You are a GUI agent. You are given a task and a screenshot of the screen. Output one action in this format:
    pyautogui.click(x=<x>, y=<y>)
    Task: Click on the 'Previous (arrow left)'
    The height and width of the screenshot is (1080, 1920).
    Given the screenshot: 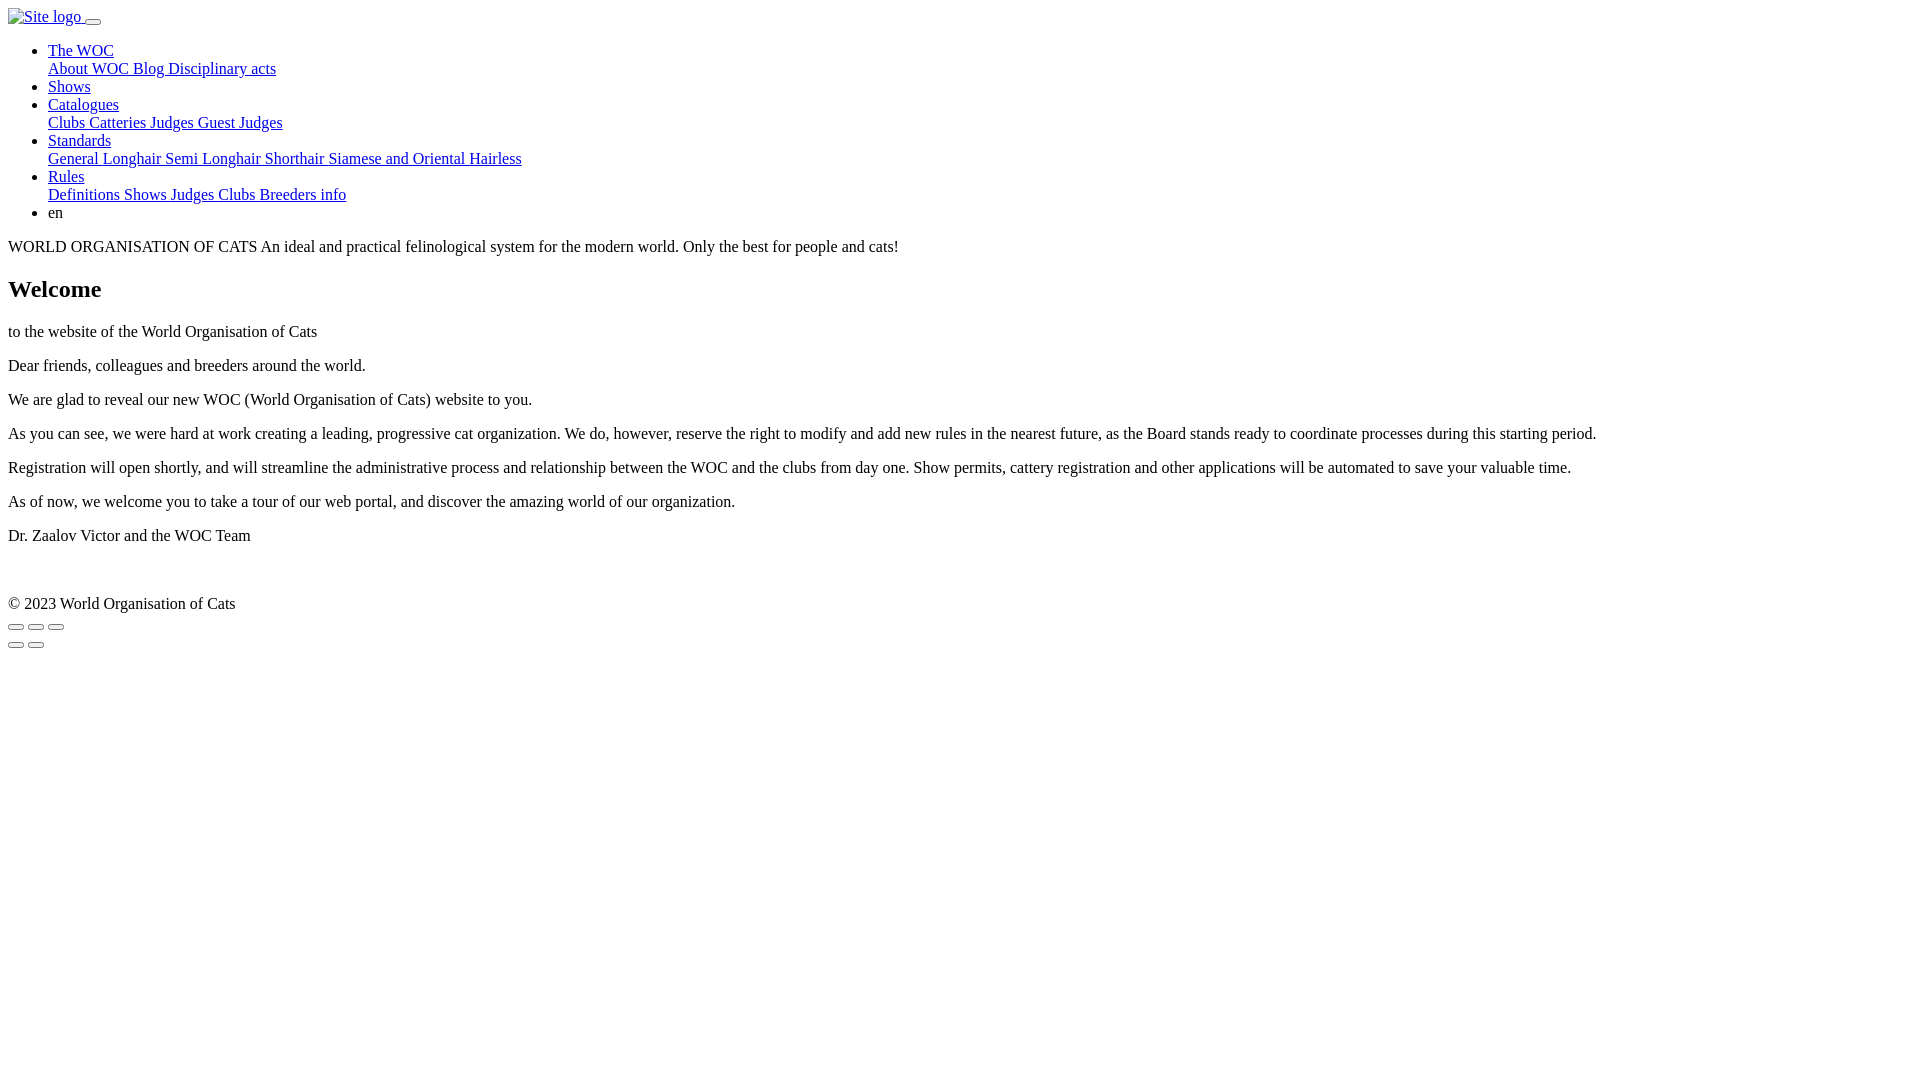 What is the action you would take?
    pyautogui.click(x=15, y=644)
    